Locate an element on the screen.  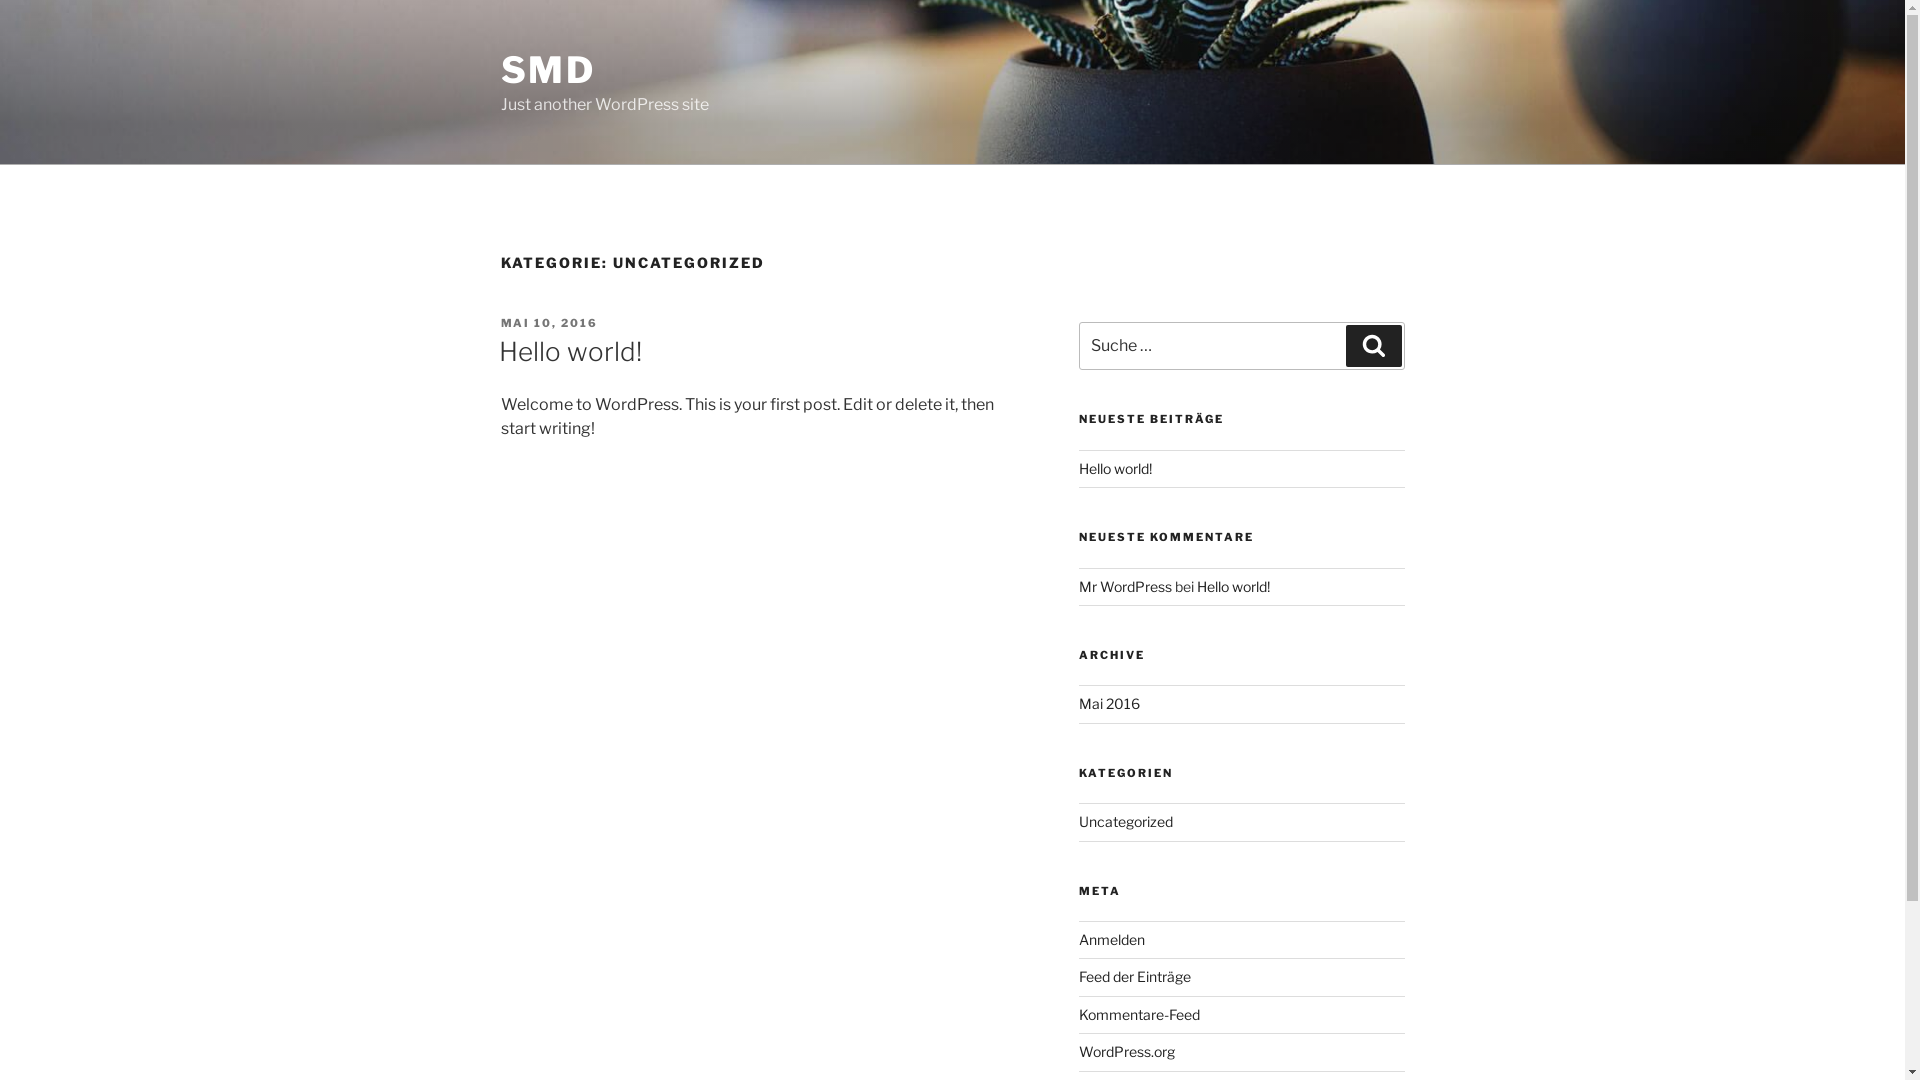
'MAI 10, 2016' is located at coordinates (548, 322).